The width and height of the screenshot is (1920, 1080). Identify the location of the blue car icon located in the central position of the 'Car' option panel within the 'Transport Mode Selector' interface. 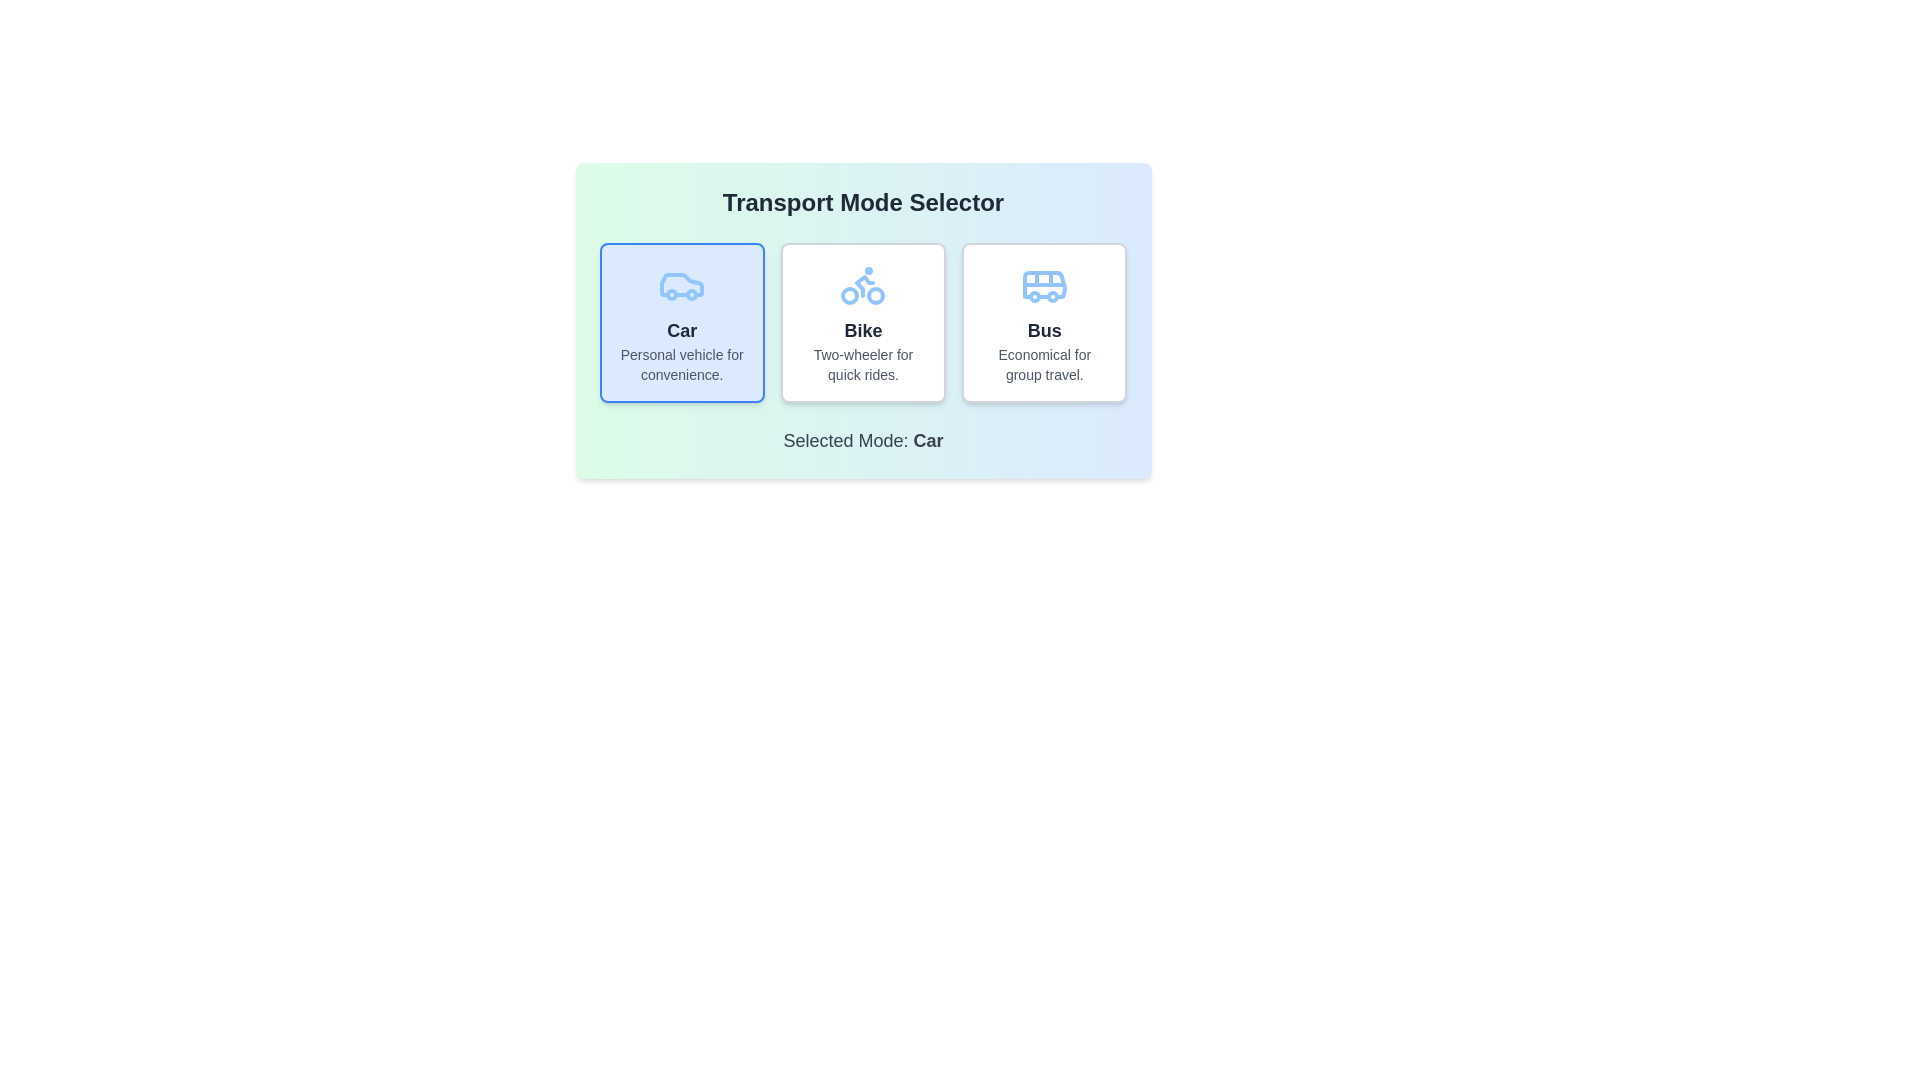
(681, 285).